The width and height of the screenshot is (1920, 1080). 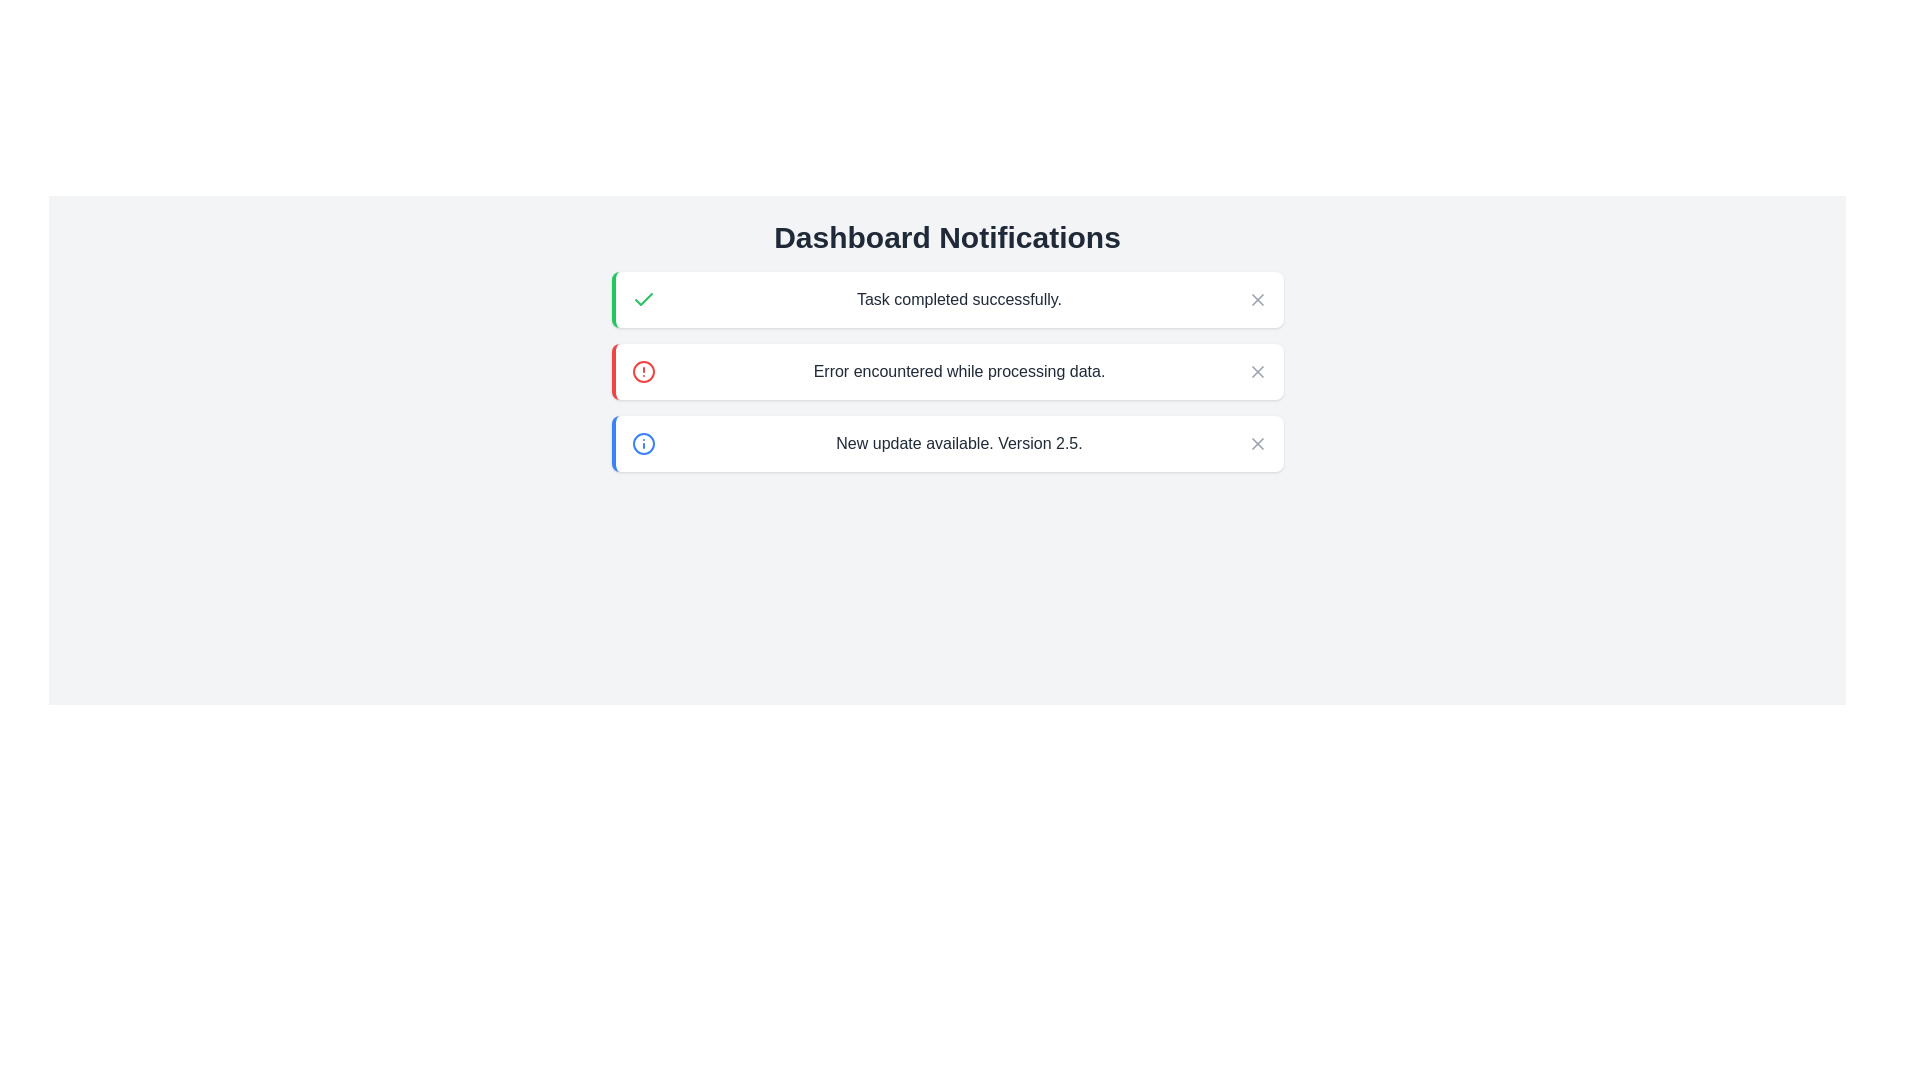 I want to click on information conveyed in the text content element regarding the new software update, version 2.5, located in the third notification card at the bottom of the list, so click(x=958, y=442).